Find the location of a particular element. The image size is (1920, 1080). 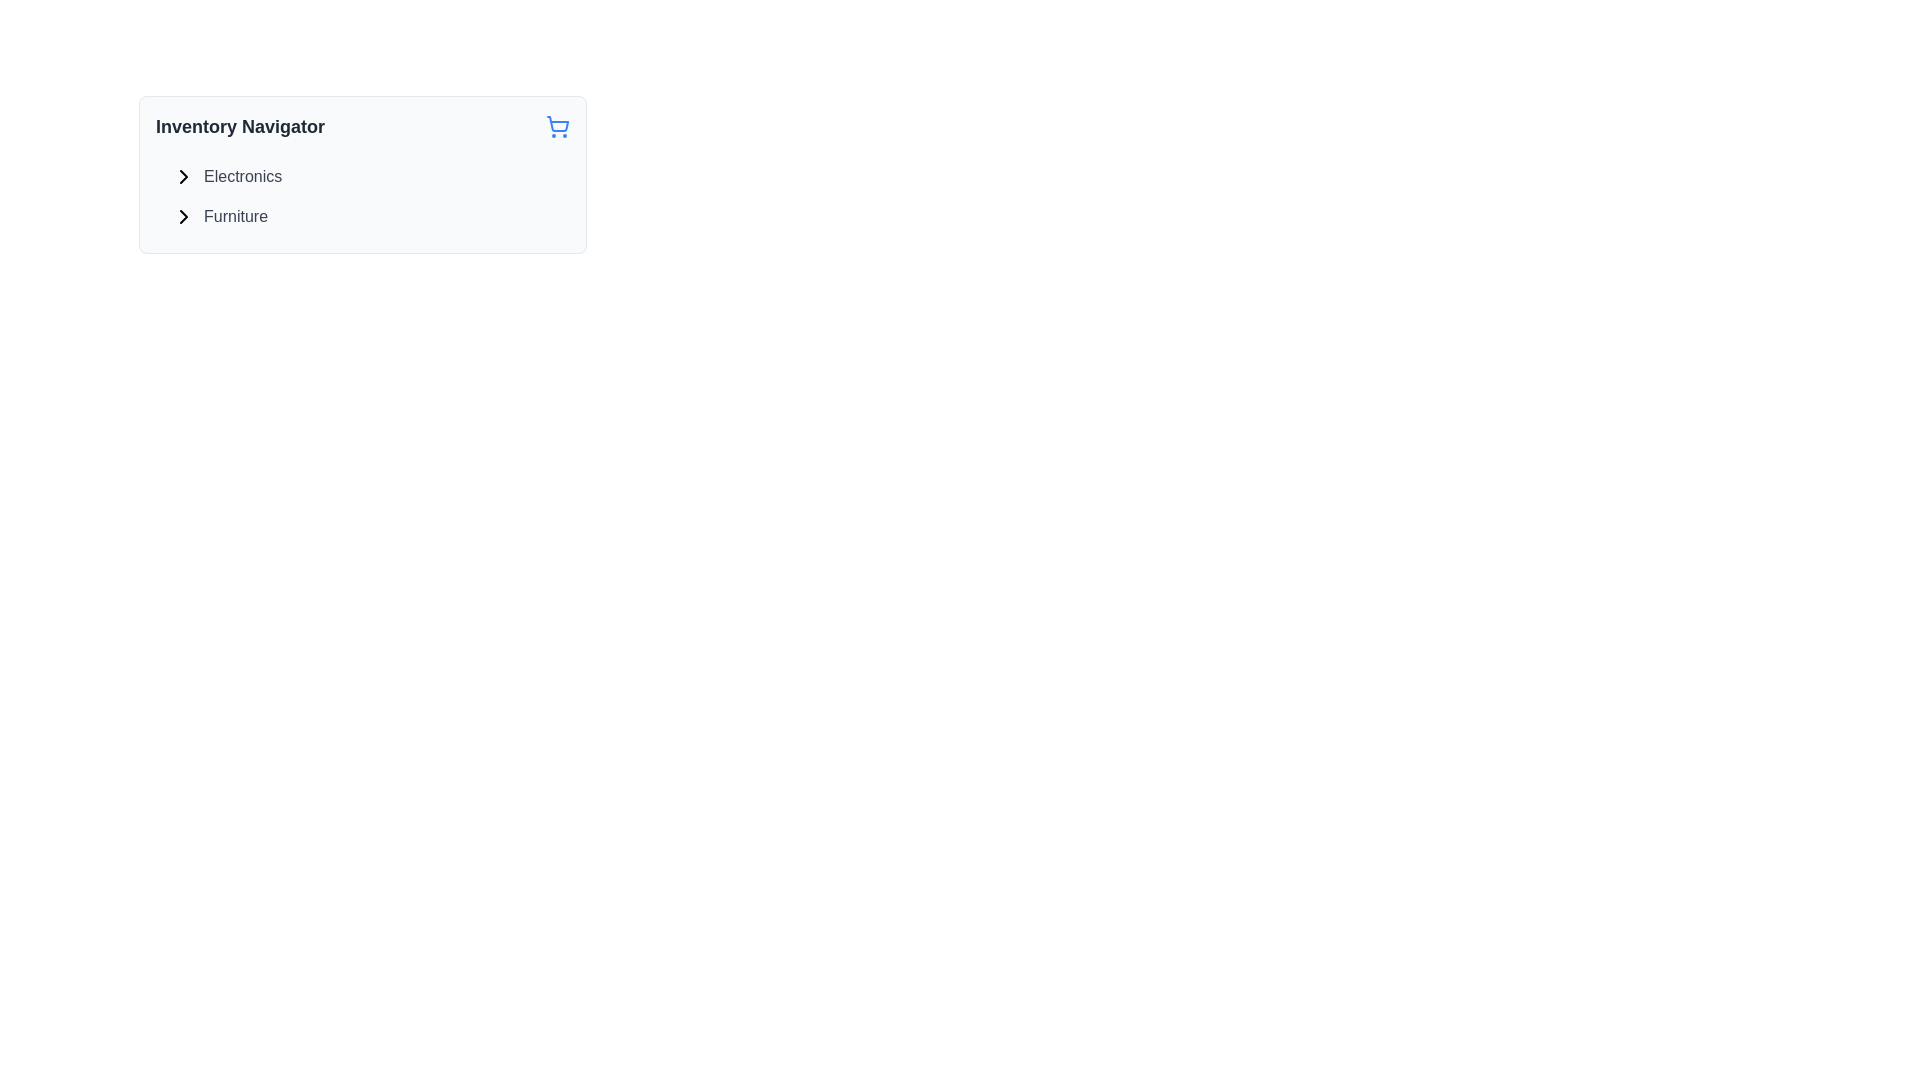

the rightward chevron icon in the 'Inventory Navigator' component, adjacent to the 'Electronics' label, to trigger a tooltip is located at coordinates (183, 176).